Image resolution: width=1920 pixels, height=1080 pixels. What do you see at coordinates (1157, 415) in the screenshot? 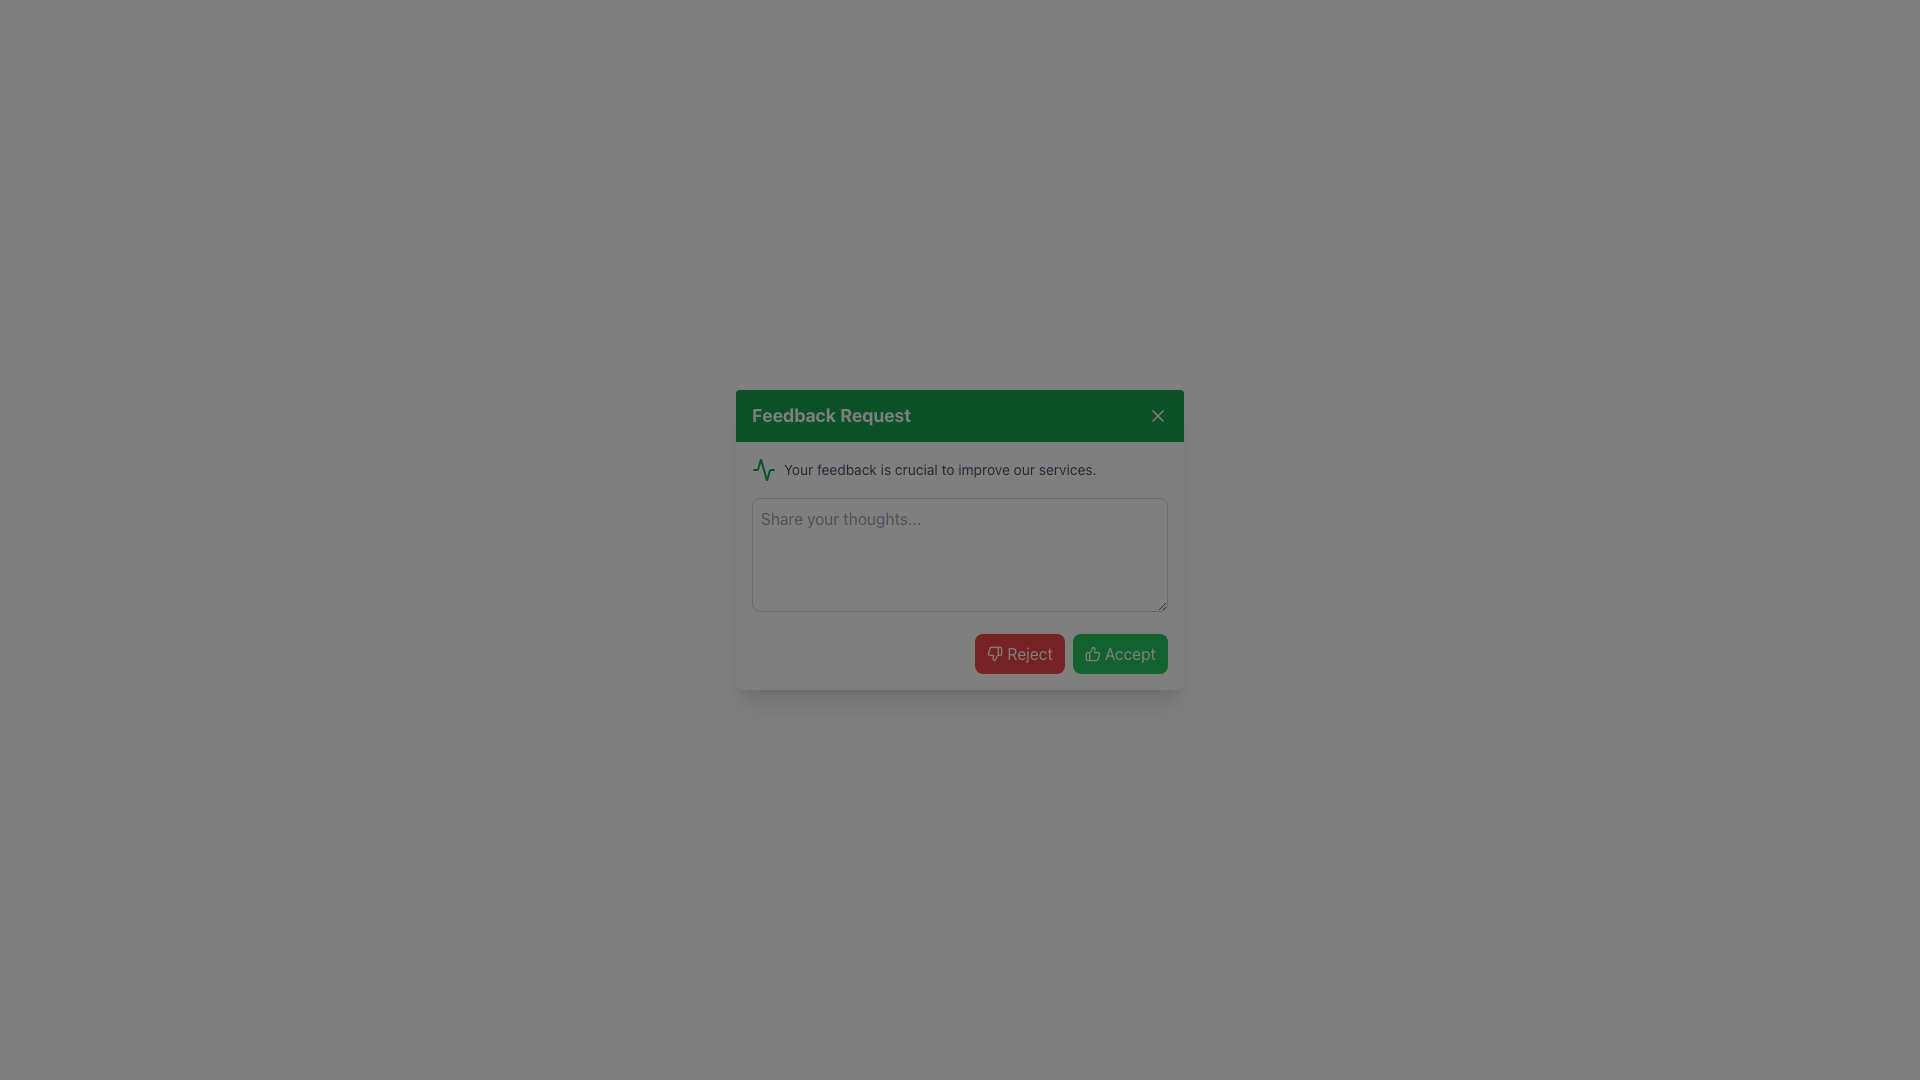
I see `the close button located at the far-right end of the header section in the 'Feedback Request' modal` at bounding box center [1157, 415].